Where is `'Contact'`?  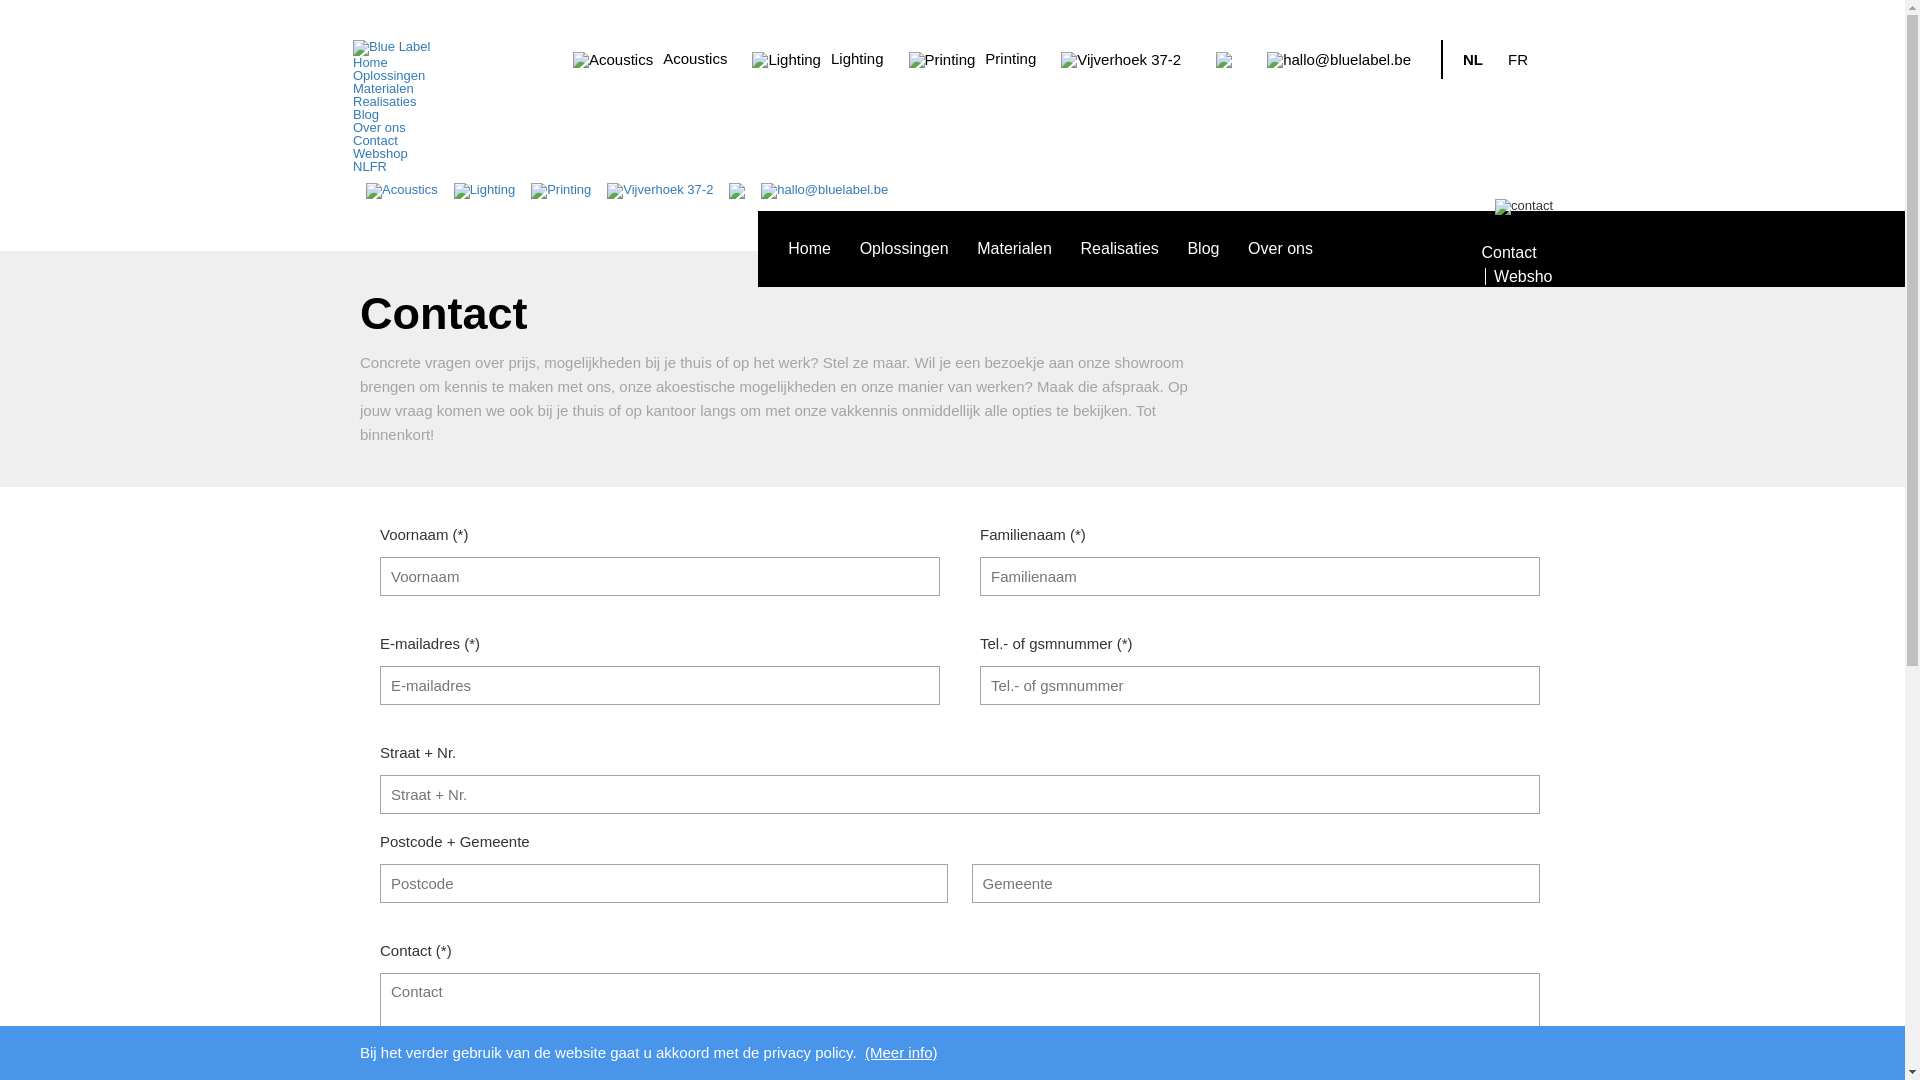
'Contact' is located at coordinates (353, 139).